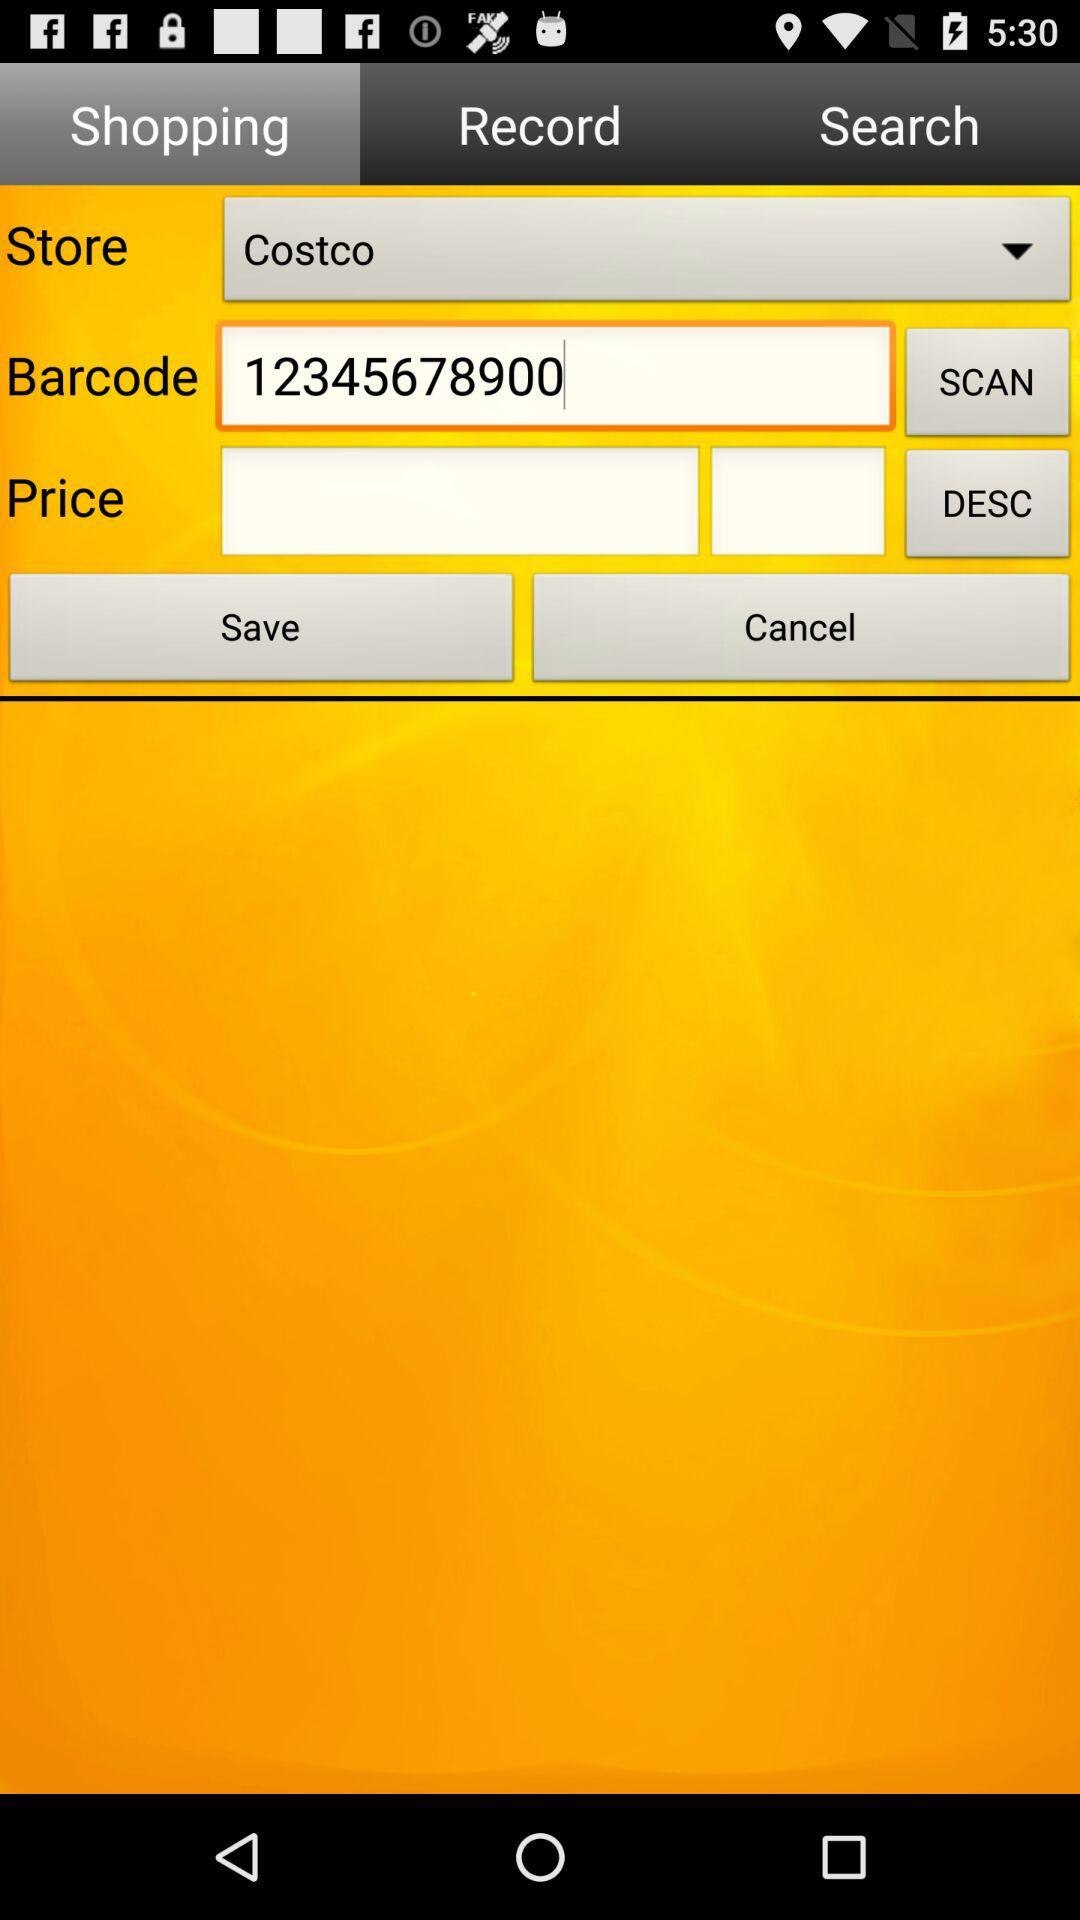 The image size is (1080, 1920). Describe the element at coordinates (797, 507) in the screenshot. I see `price` at that location.